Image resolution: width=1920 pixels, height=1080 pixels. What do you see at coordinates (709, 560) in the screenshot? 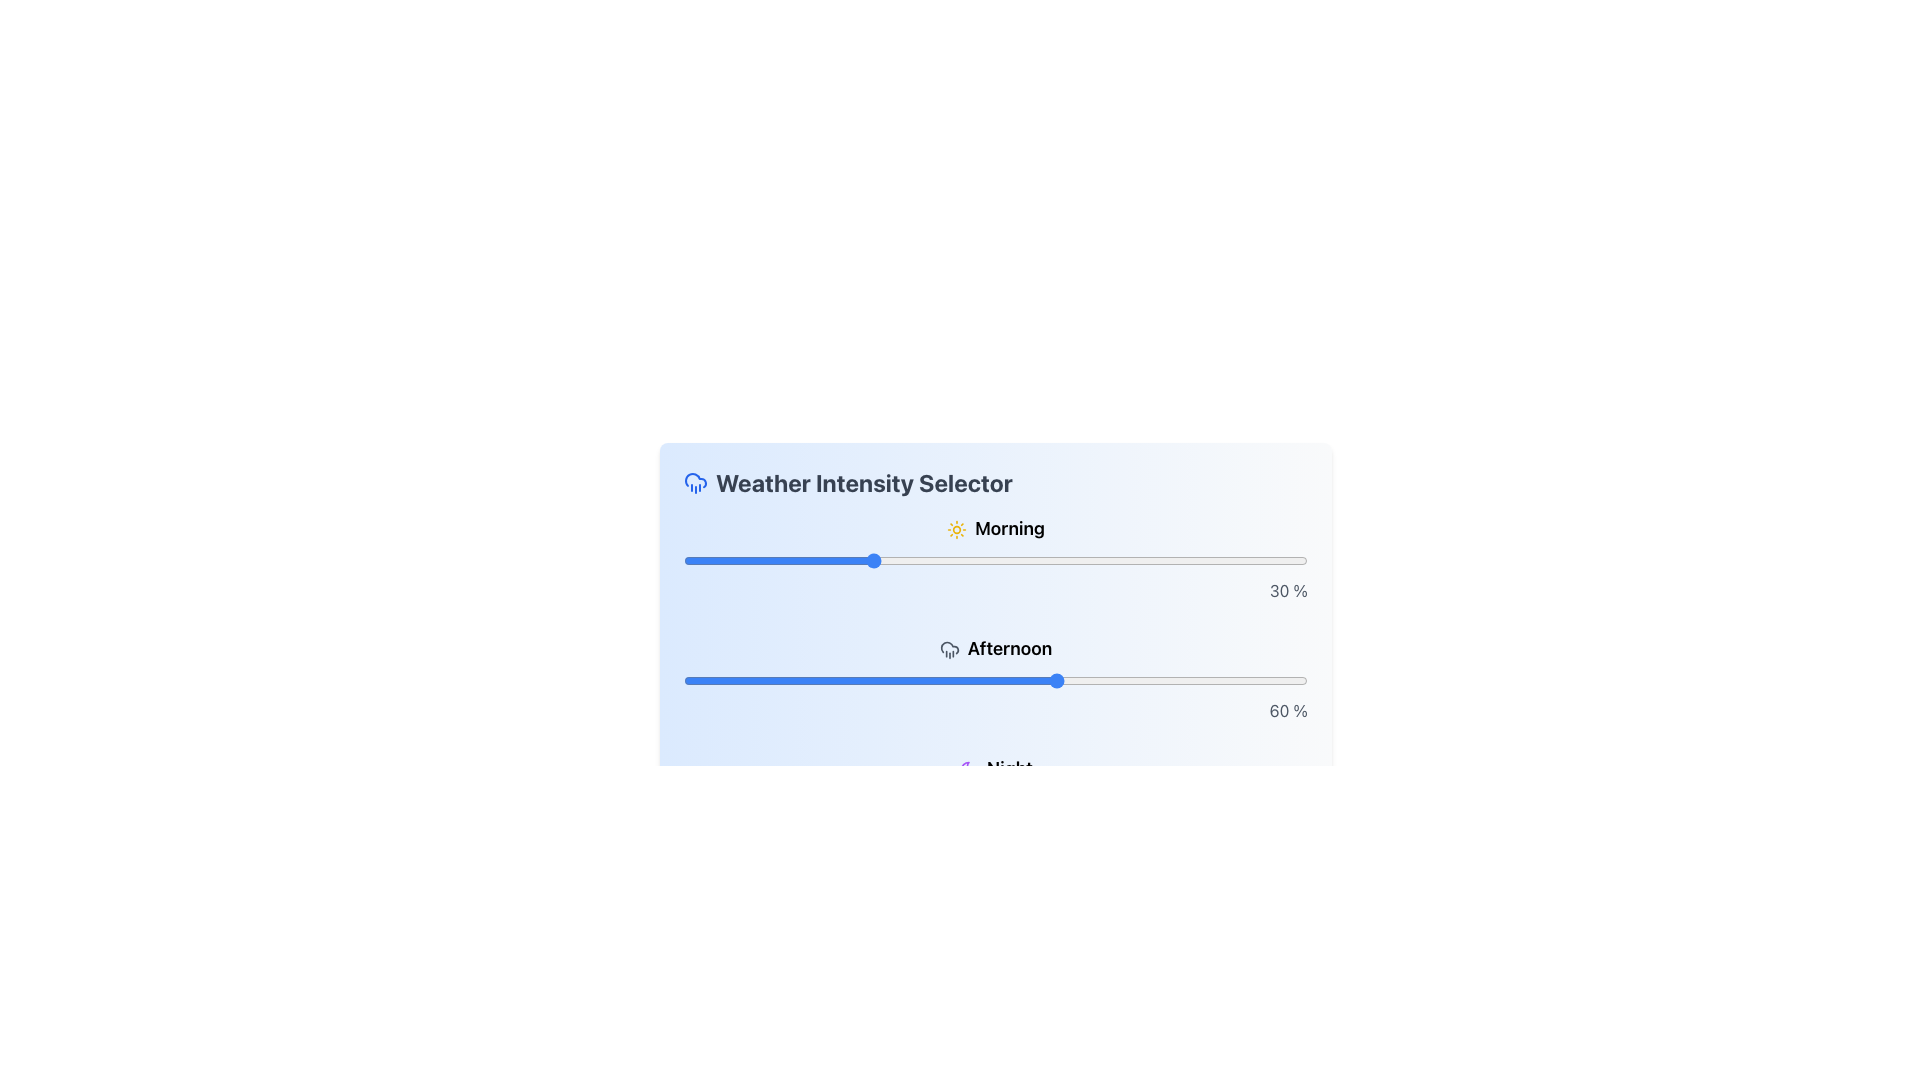
I see `the morning weather intensity` at bounding box center [709, 560].